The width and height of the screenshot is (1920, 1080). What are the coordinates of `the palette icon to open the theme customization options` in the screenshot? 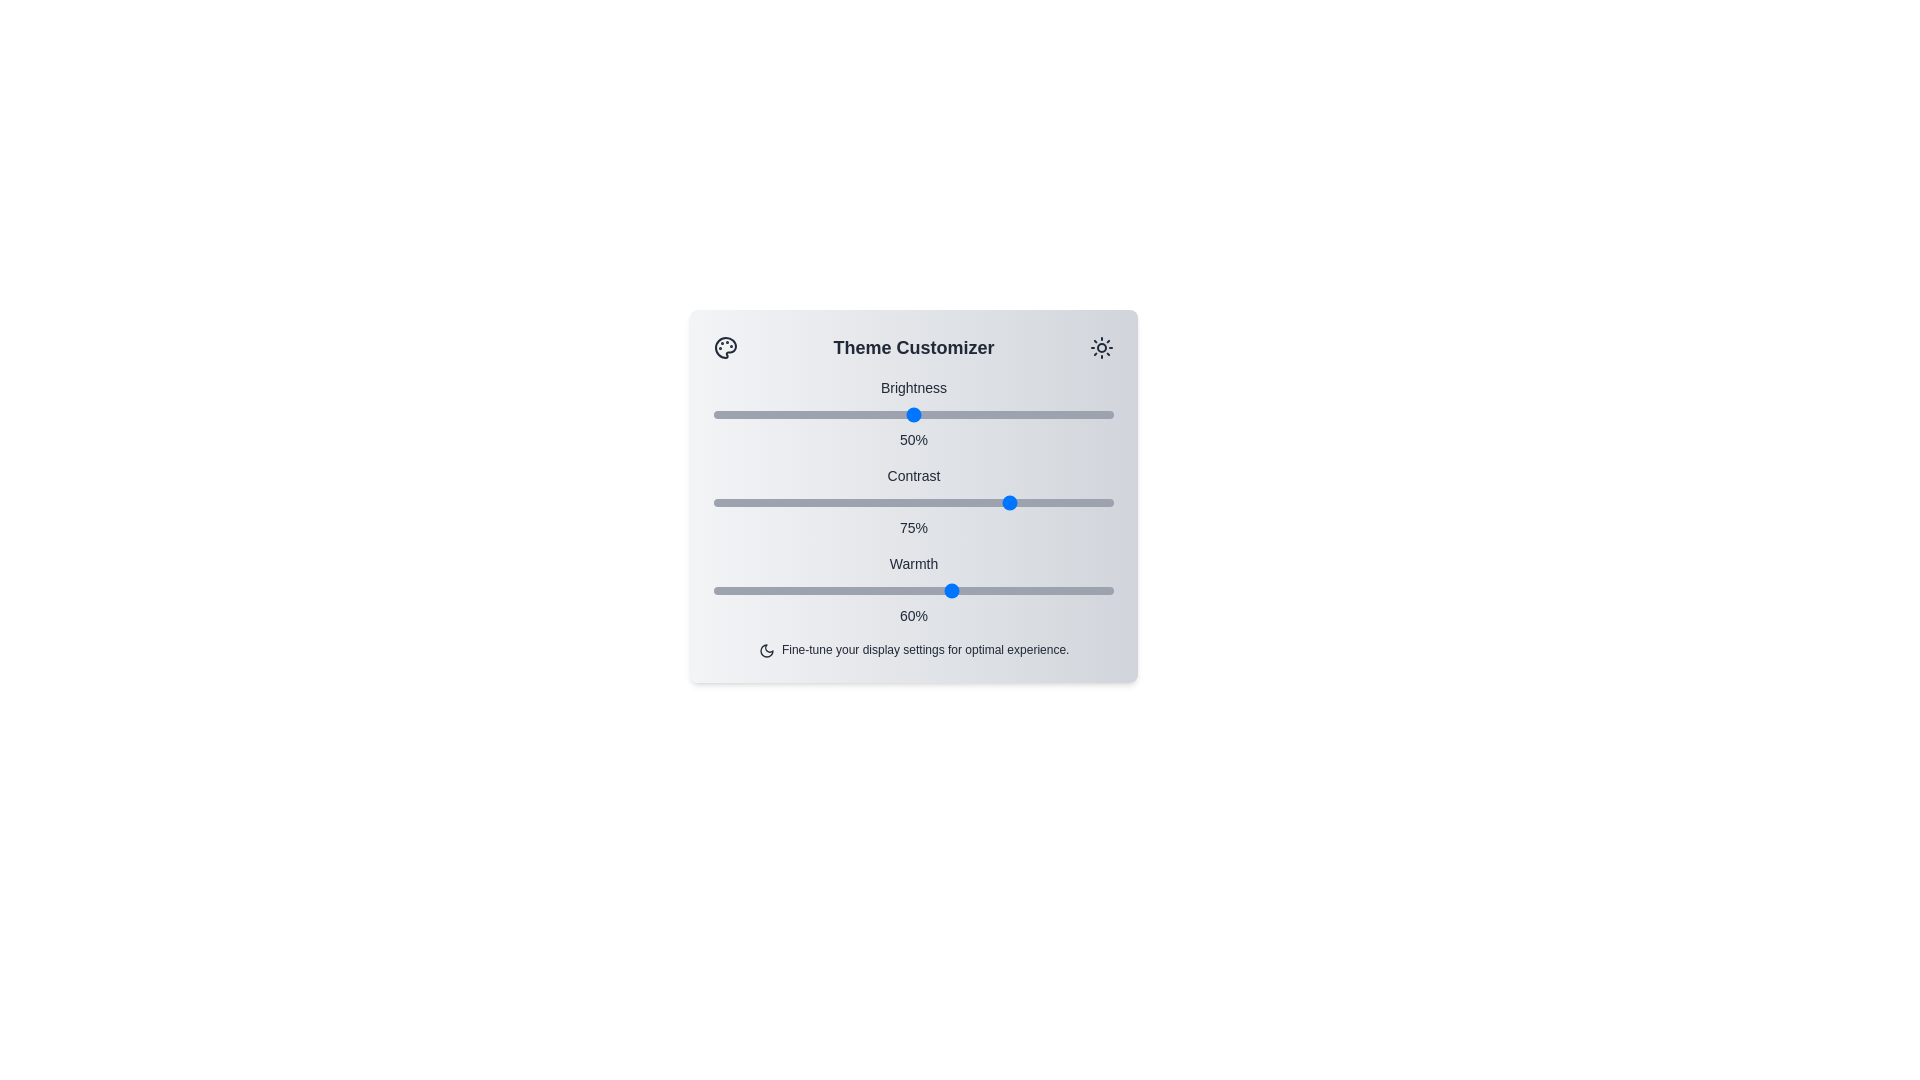 It's located at (724, 346).